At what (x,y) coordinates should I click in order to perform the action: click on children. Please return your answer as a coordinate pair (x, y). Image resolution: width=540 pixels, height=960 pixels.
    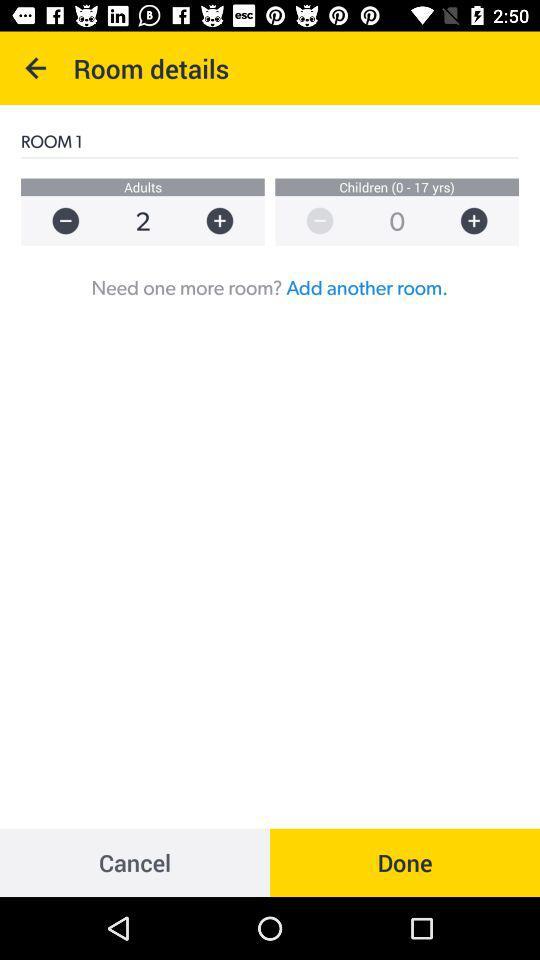
    Looking at the image, I should click on (483, 221).